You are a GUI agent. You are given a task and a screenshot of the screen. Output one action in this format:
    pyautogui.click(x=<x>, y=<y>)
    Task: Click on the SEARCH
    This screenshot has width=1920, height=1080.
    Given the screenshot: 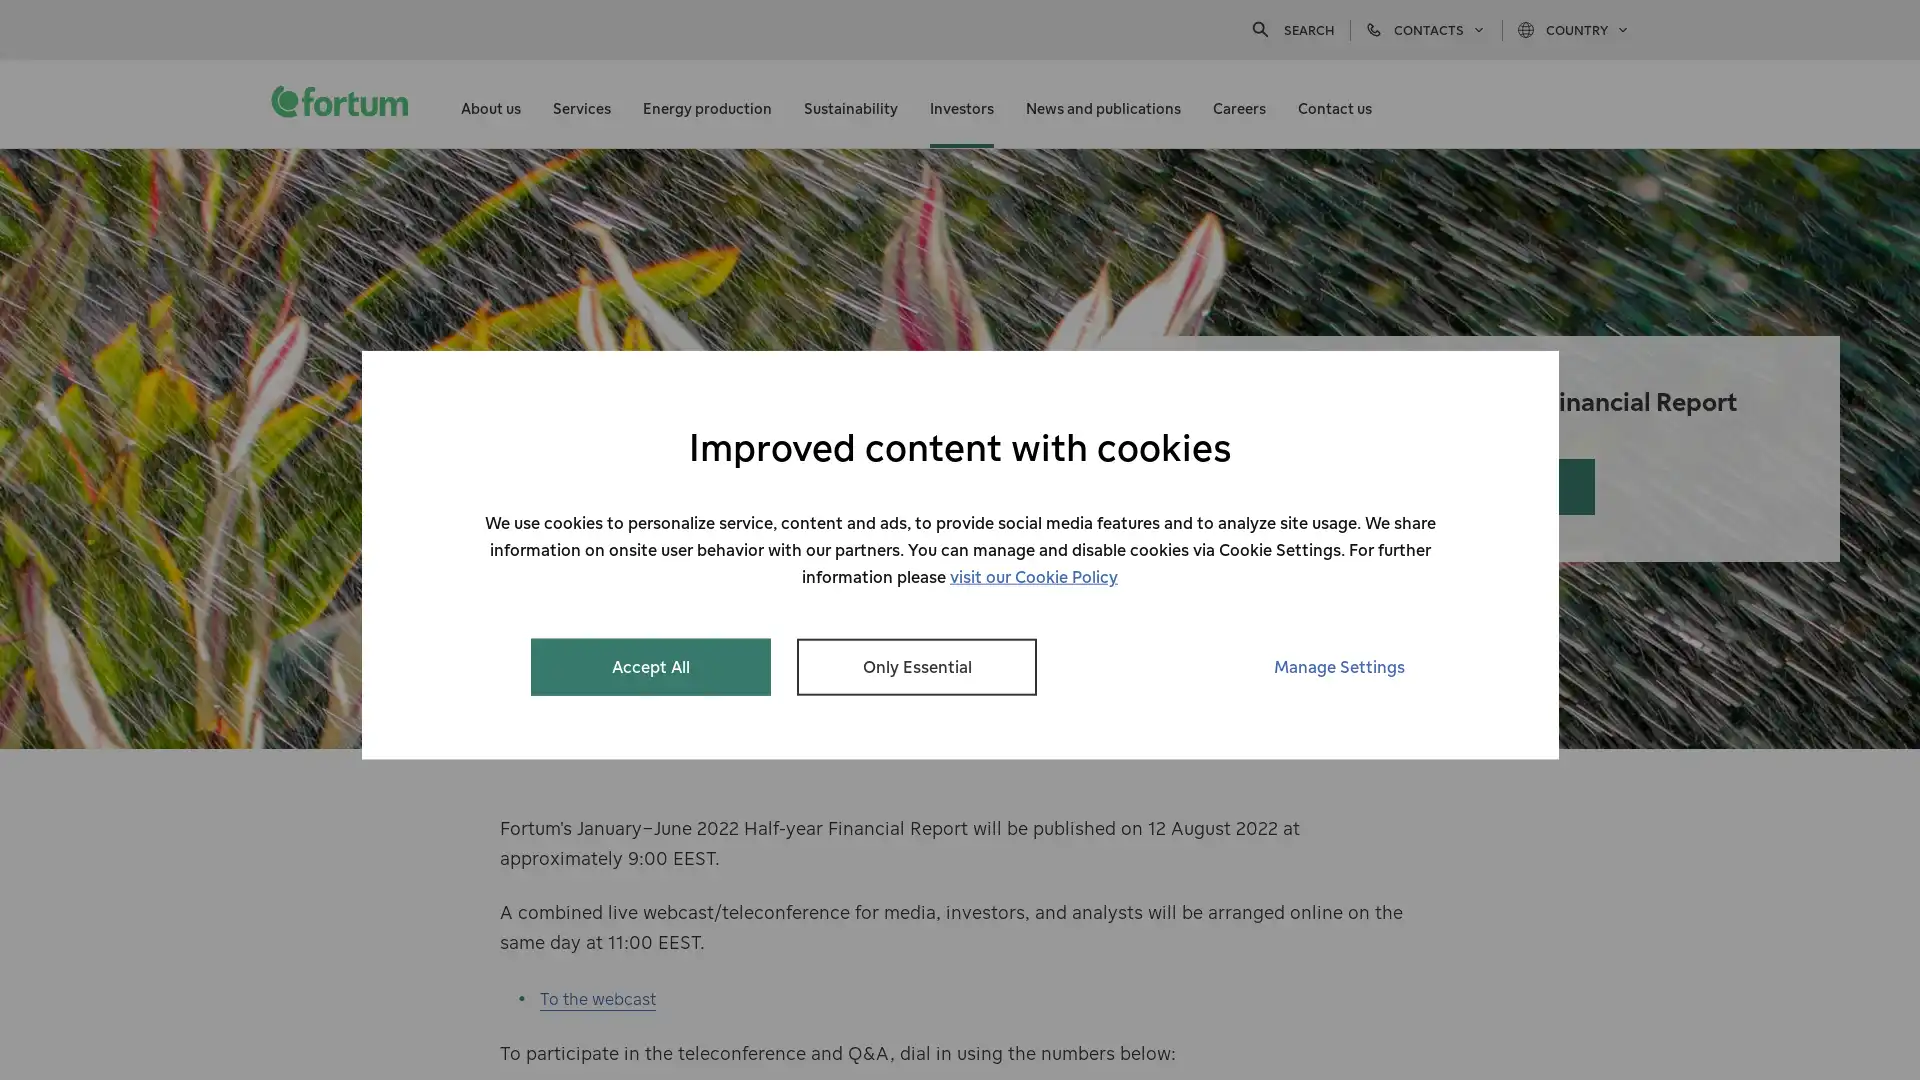 What is the action you would take?
    pyautogui.click(x=1291, y=29)
    